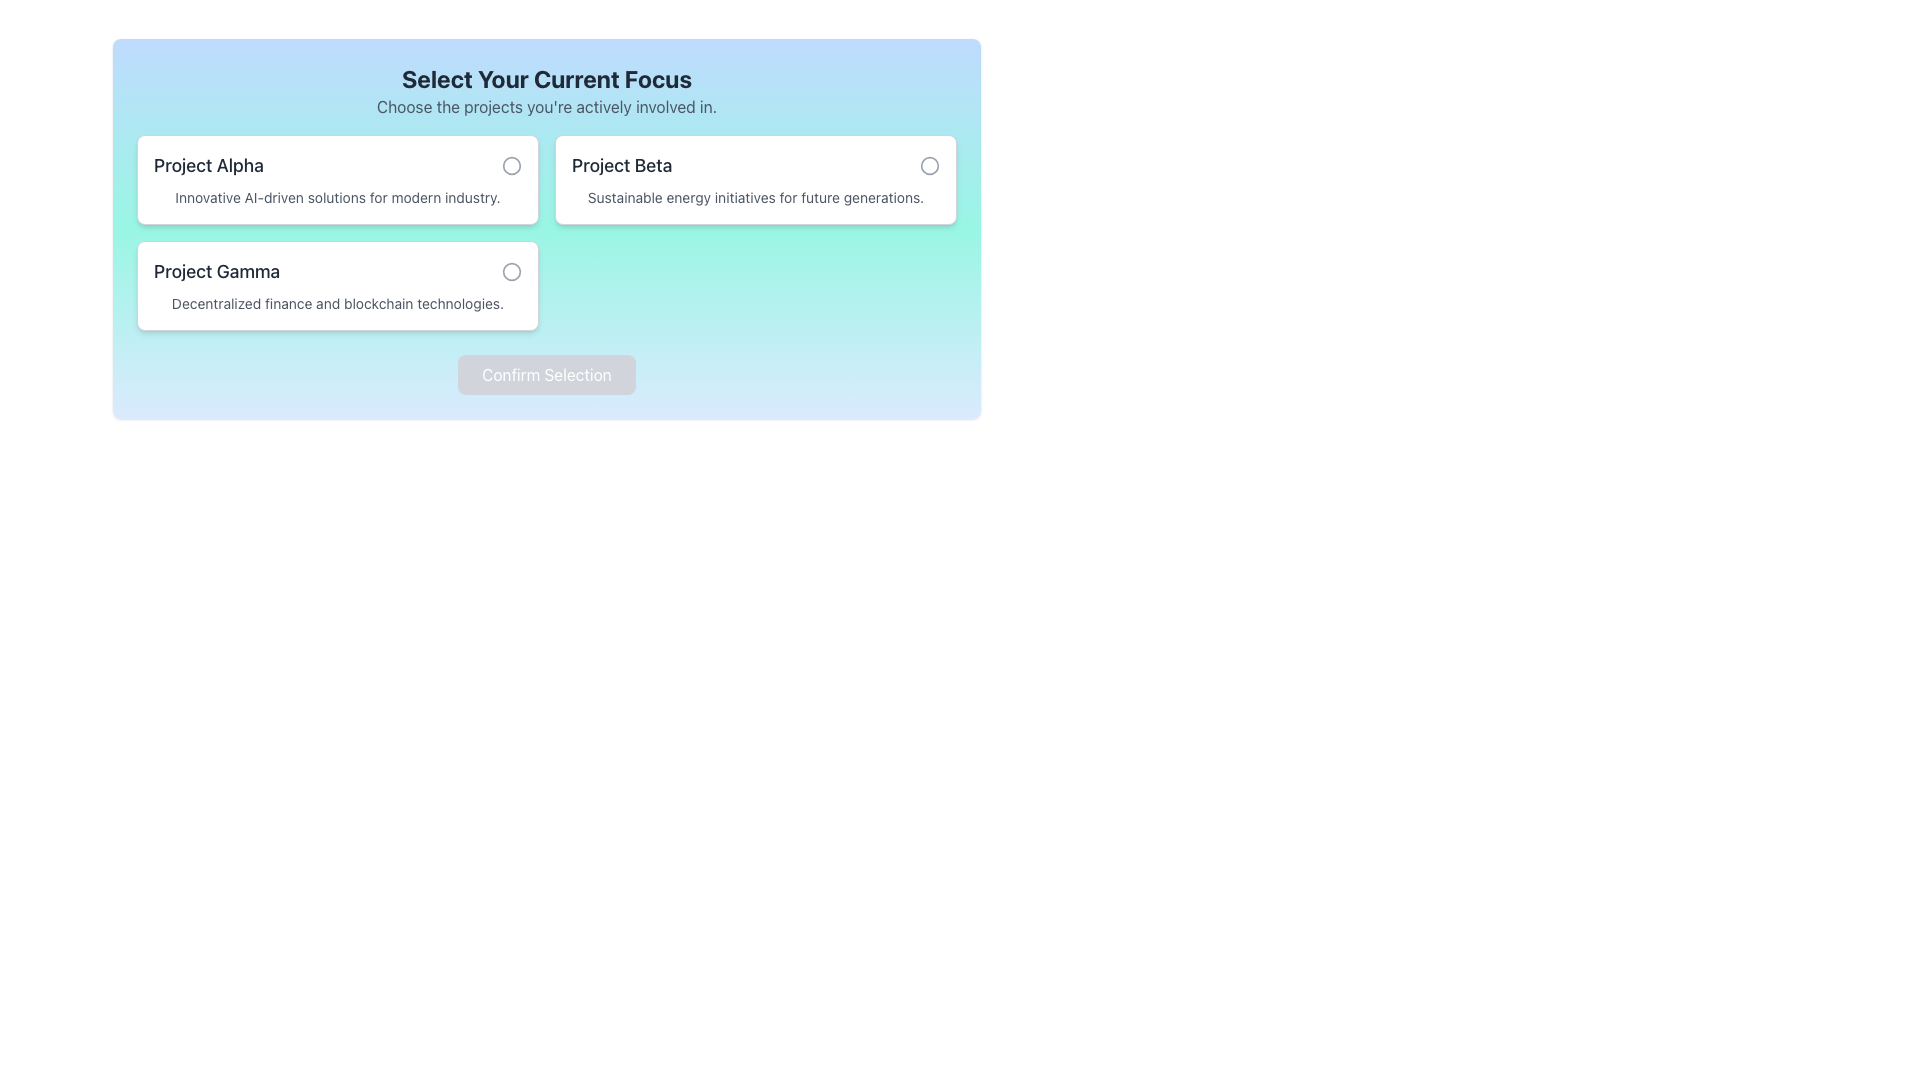  What do you see at coordinates (217, 272) in the screenshot?
I see `the text label displaying 'Project Gamma' which is the title of a selectable project in a bold dark gray font` at bounding box center [217, 272].